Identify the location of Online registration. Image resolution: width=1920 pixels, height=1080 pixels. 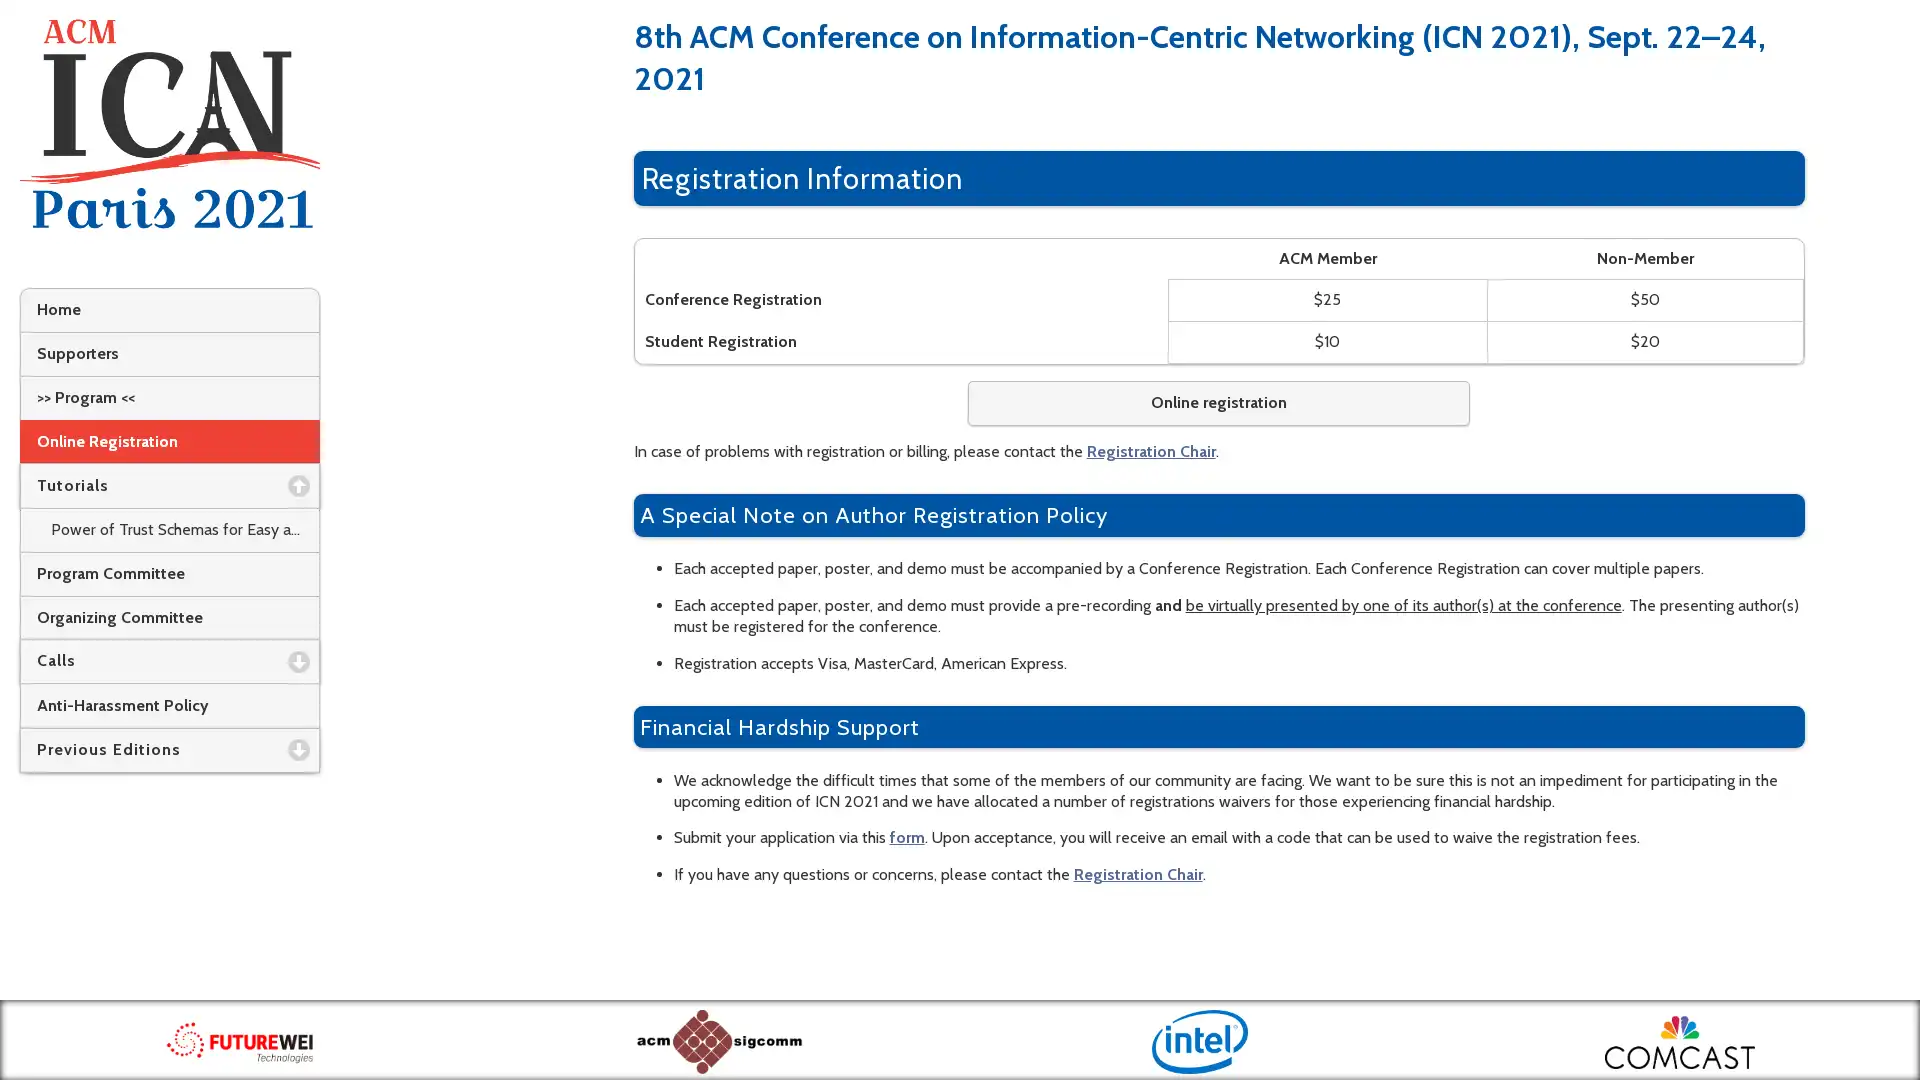
(1217, 403).